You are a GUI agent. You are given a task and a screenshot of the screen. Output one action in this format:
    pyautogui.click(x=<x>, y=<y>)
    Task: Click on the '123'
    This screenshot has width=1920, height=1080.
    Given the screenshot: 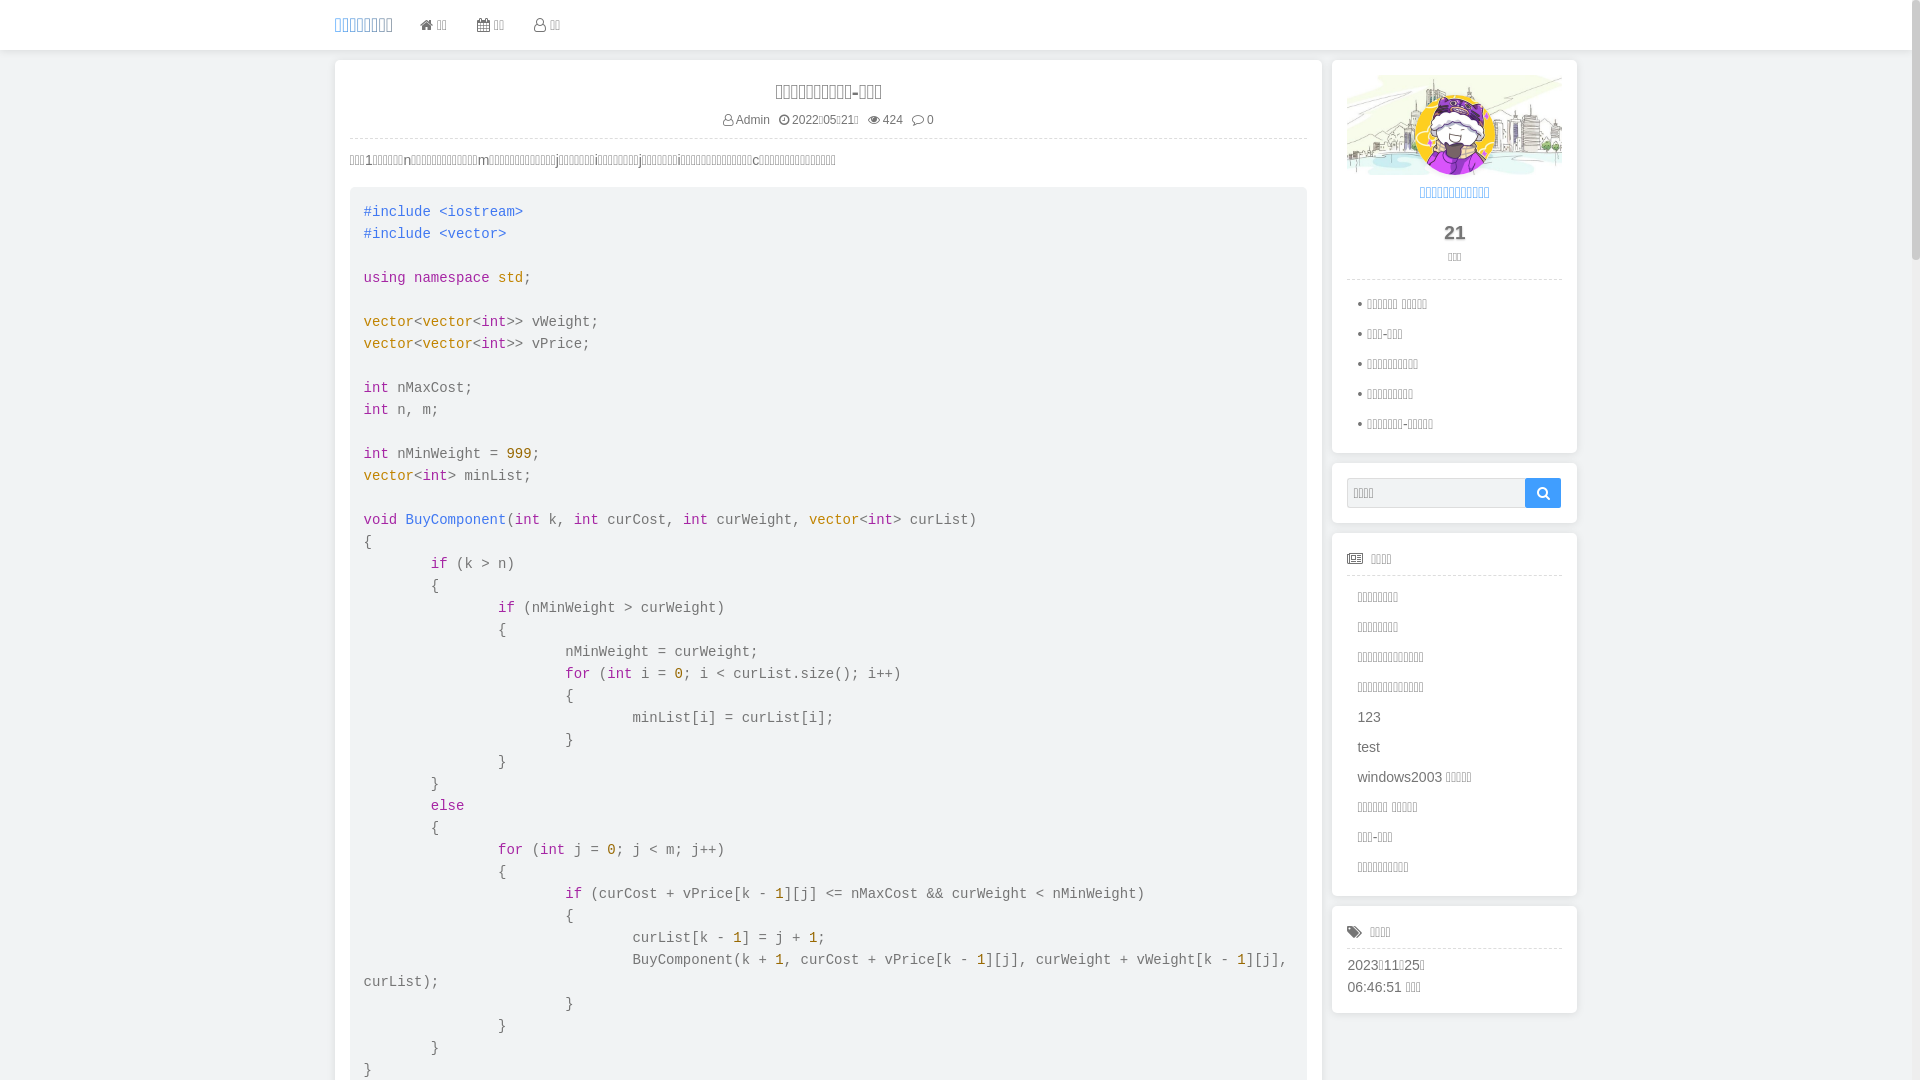 What is the action you would take?
    pyautogui.click(x=1457, y=715)
    